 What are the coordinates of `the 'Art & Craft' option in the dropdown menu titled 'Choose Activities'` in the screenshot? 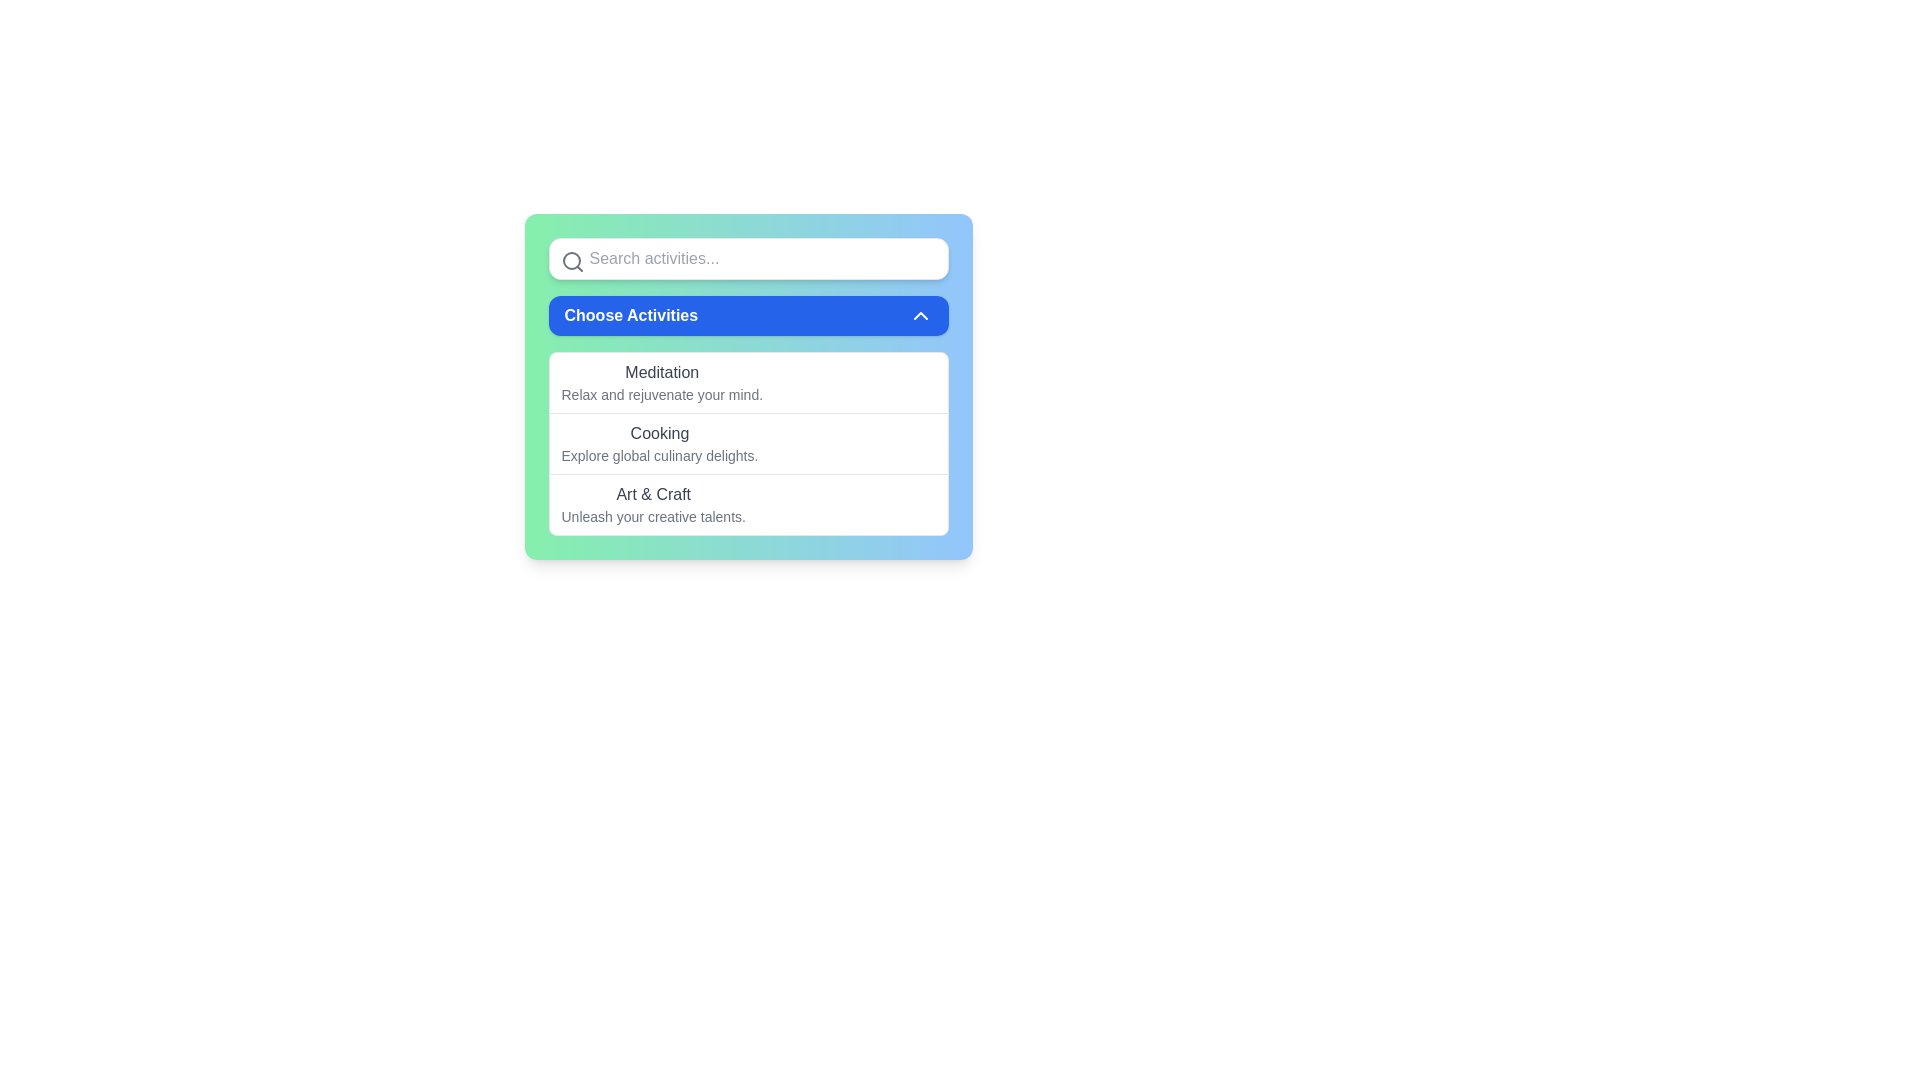 It's located at (653, 504).